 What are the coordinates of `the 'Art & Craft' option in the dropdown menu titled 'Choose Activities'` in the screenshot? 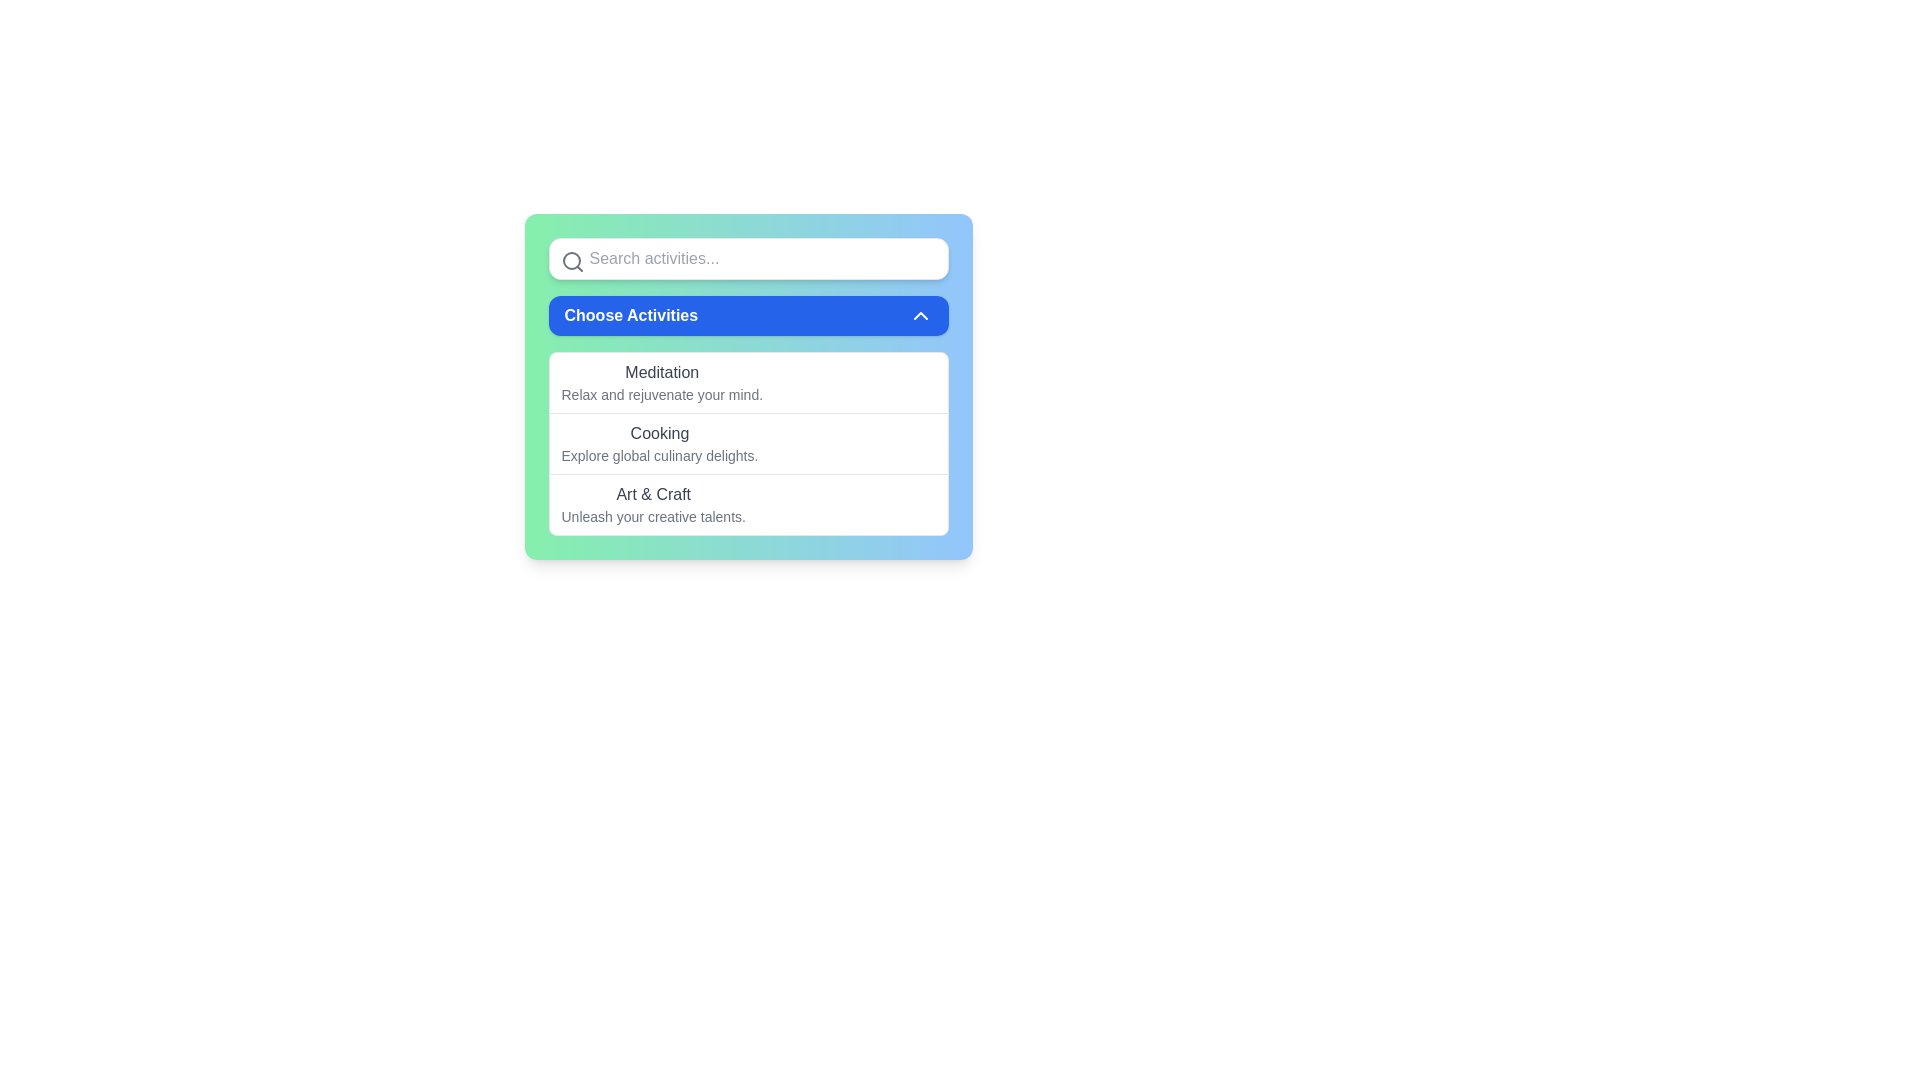 It's located at (653, 504).